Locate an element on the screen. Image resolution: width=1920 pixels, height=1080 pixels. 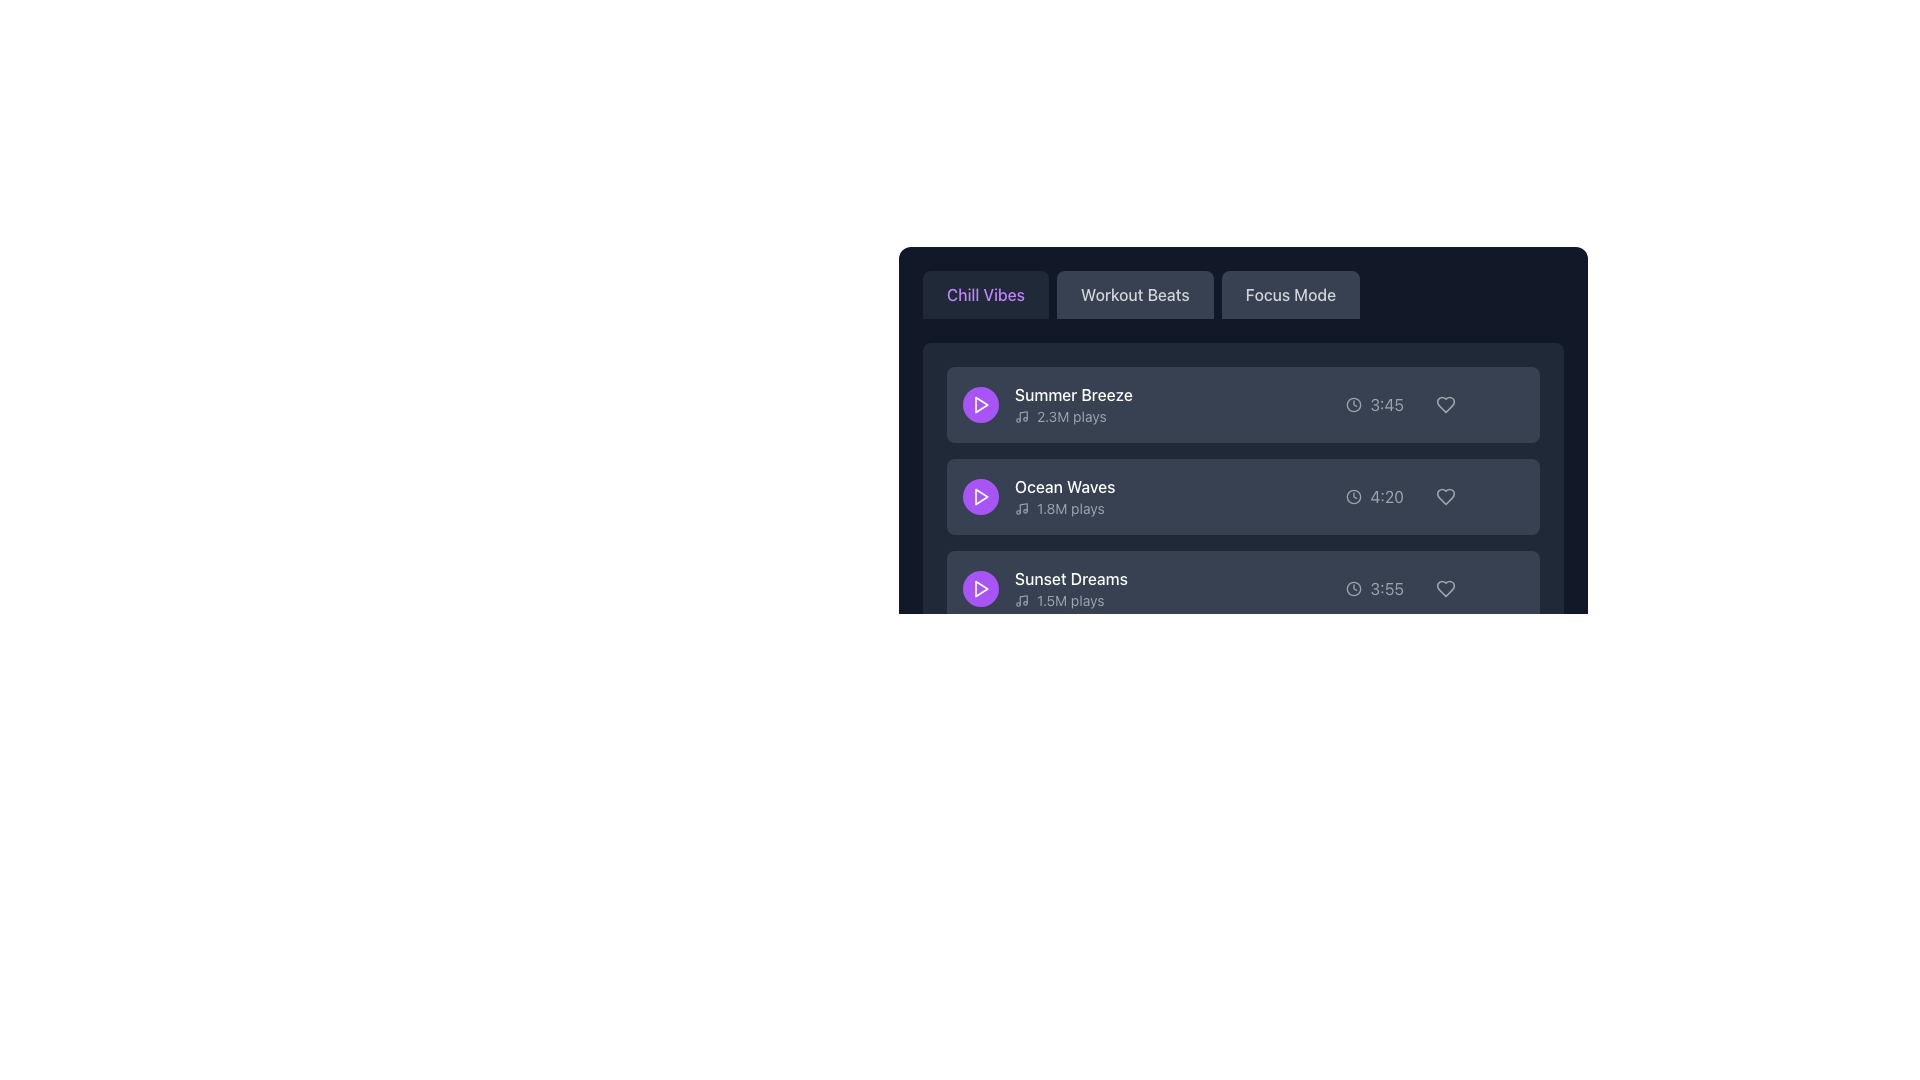
the heart-shaped outline icon located to the right of the timestamp '3:45' in the card for the music track 'Summer Breeze' is located at coordinates (1445, 405).